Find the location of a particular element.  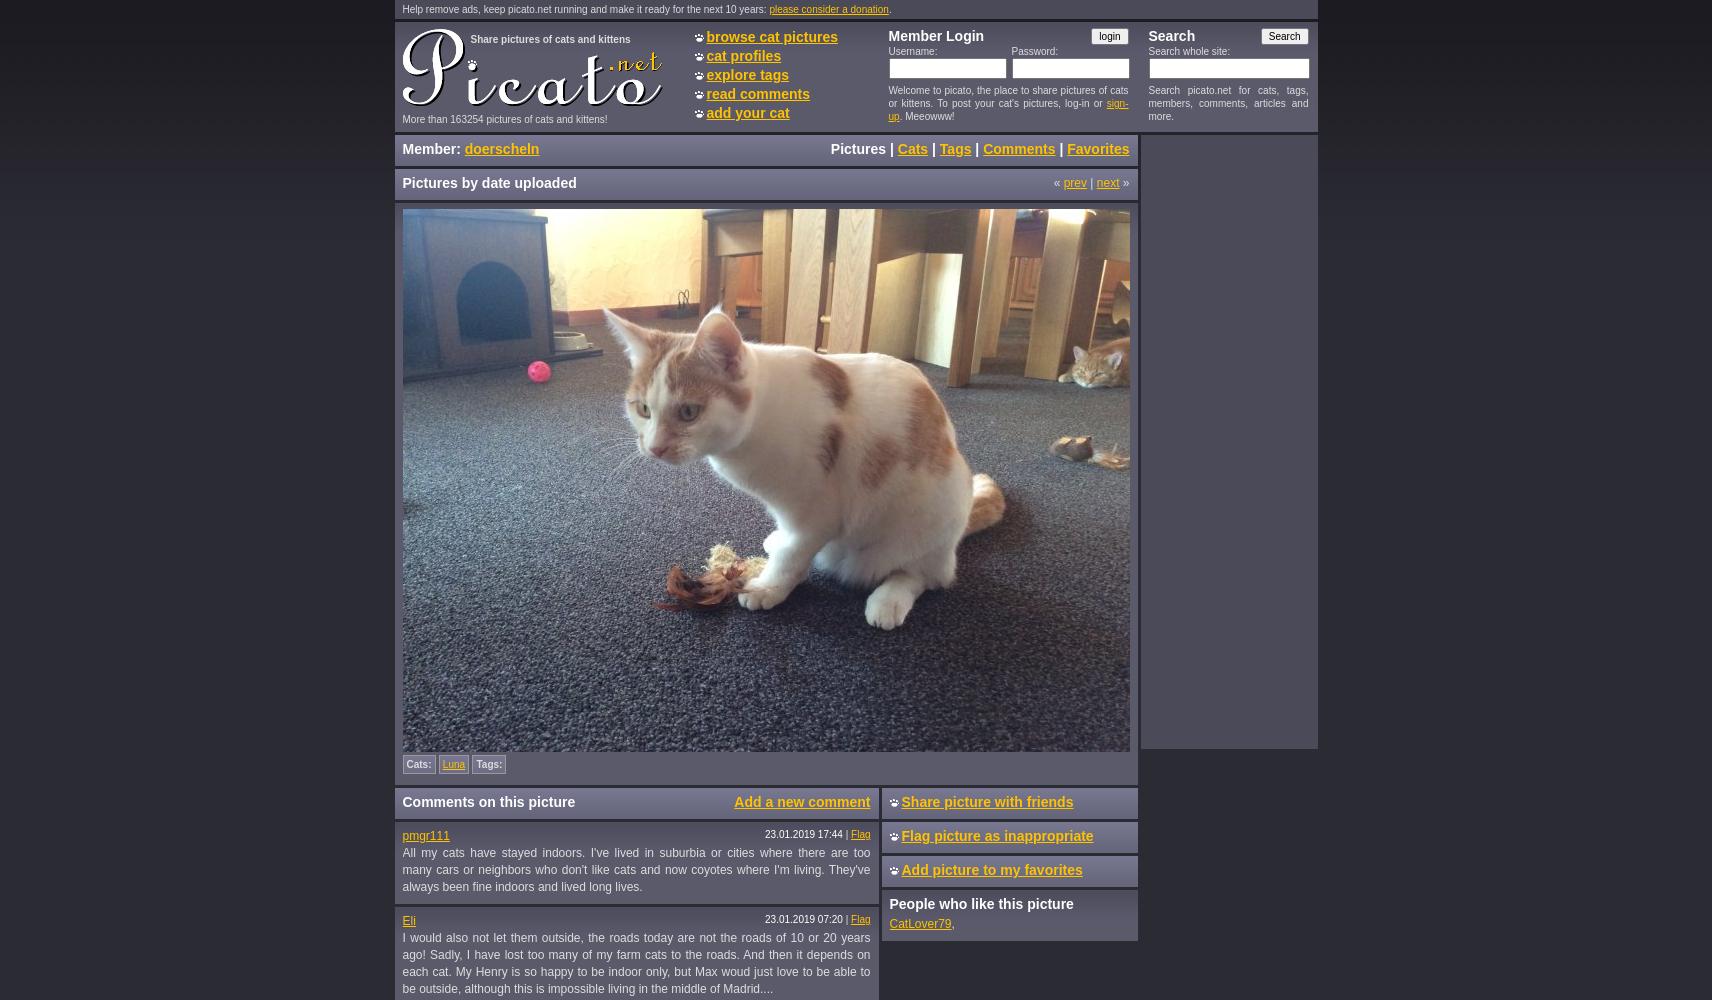

'Help remove ads, keep picato.net running and make it ready for the next 10 years:' is located at coordinates (584, 9).